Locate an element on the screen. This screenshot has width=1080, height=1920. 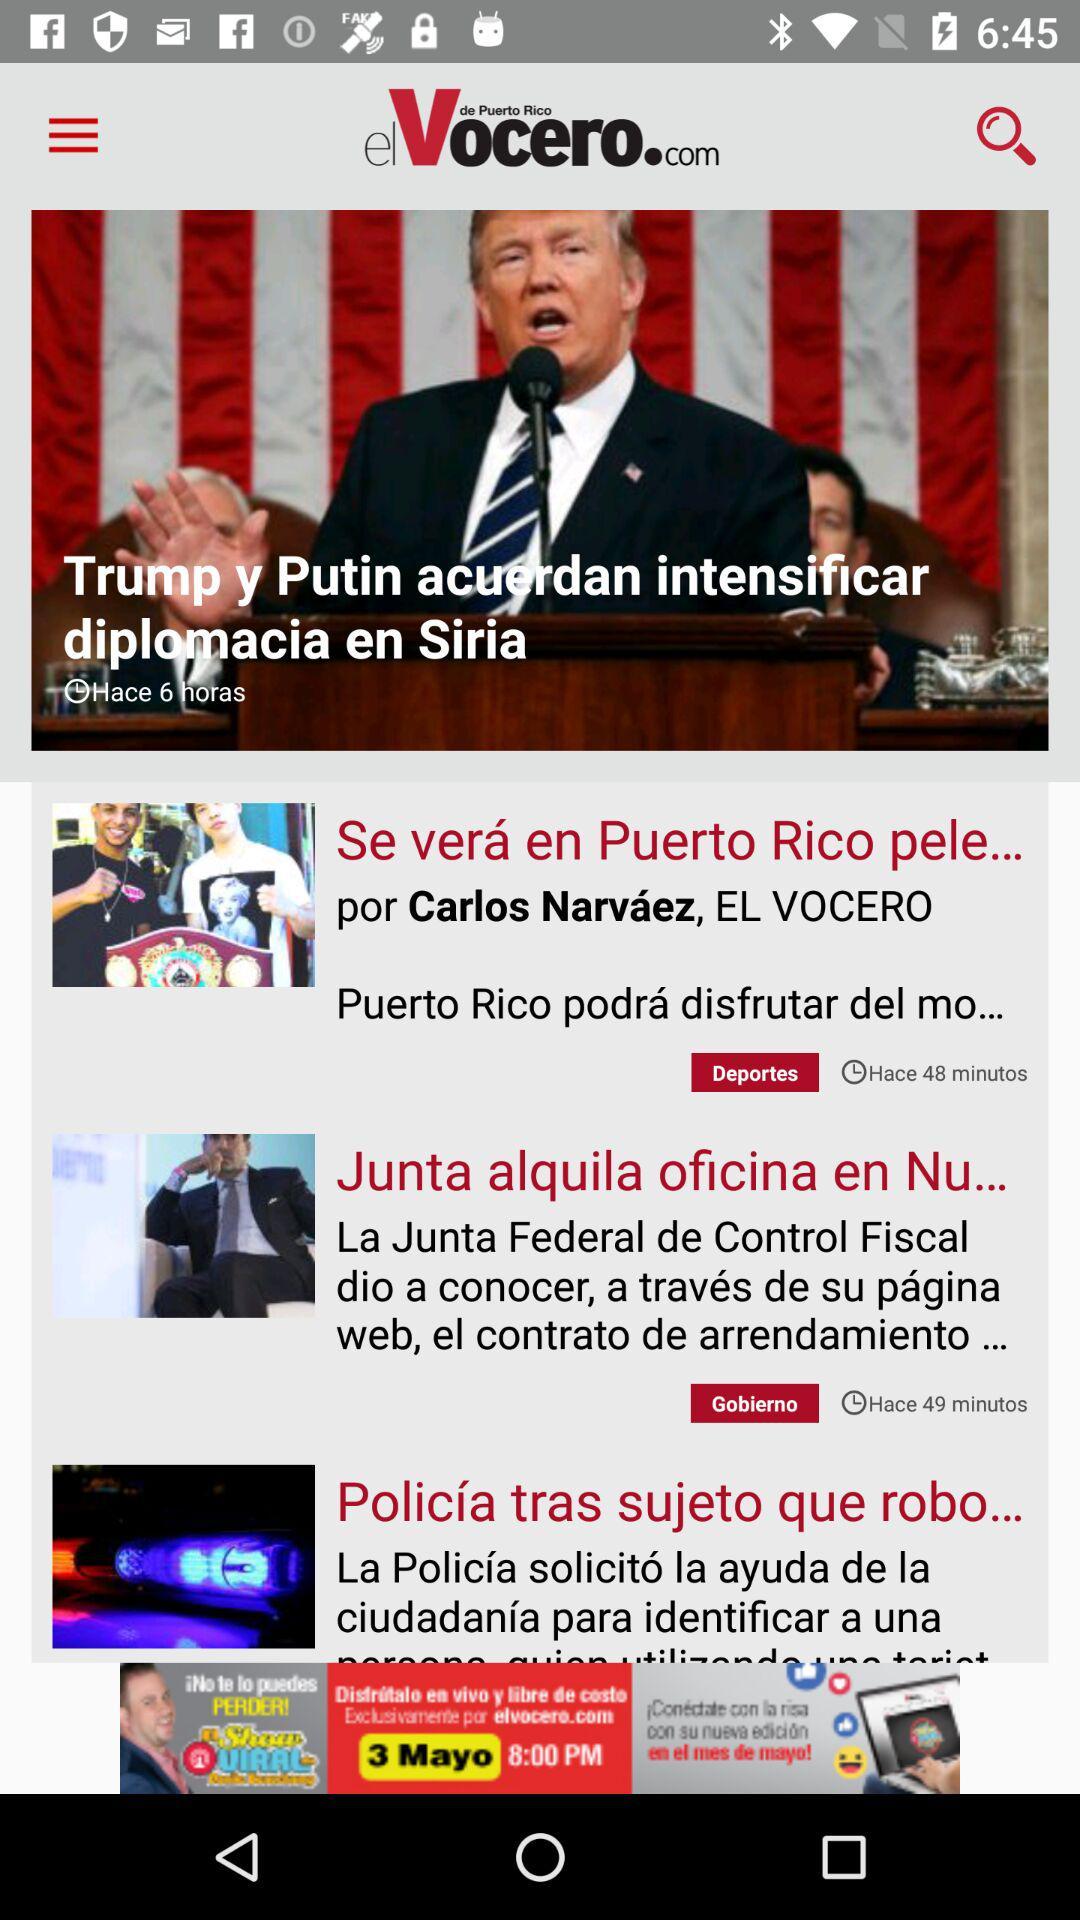
show avertisement is located at coordinates (540, 1727).